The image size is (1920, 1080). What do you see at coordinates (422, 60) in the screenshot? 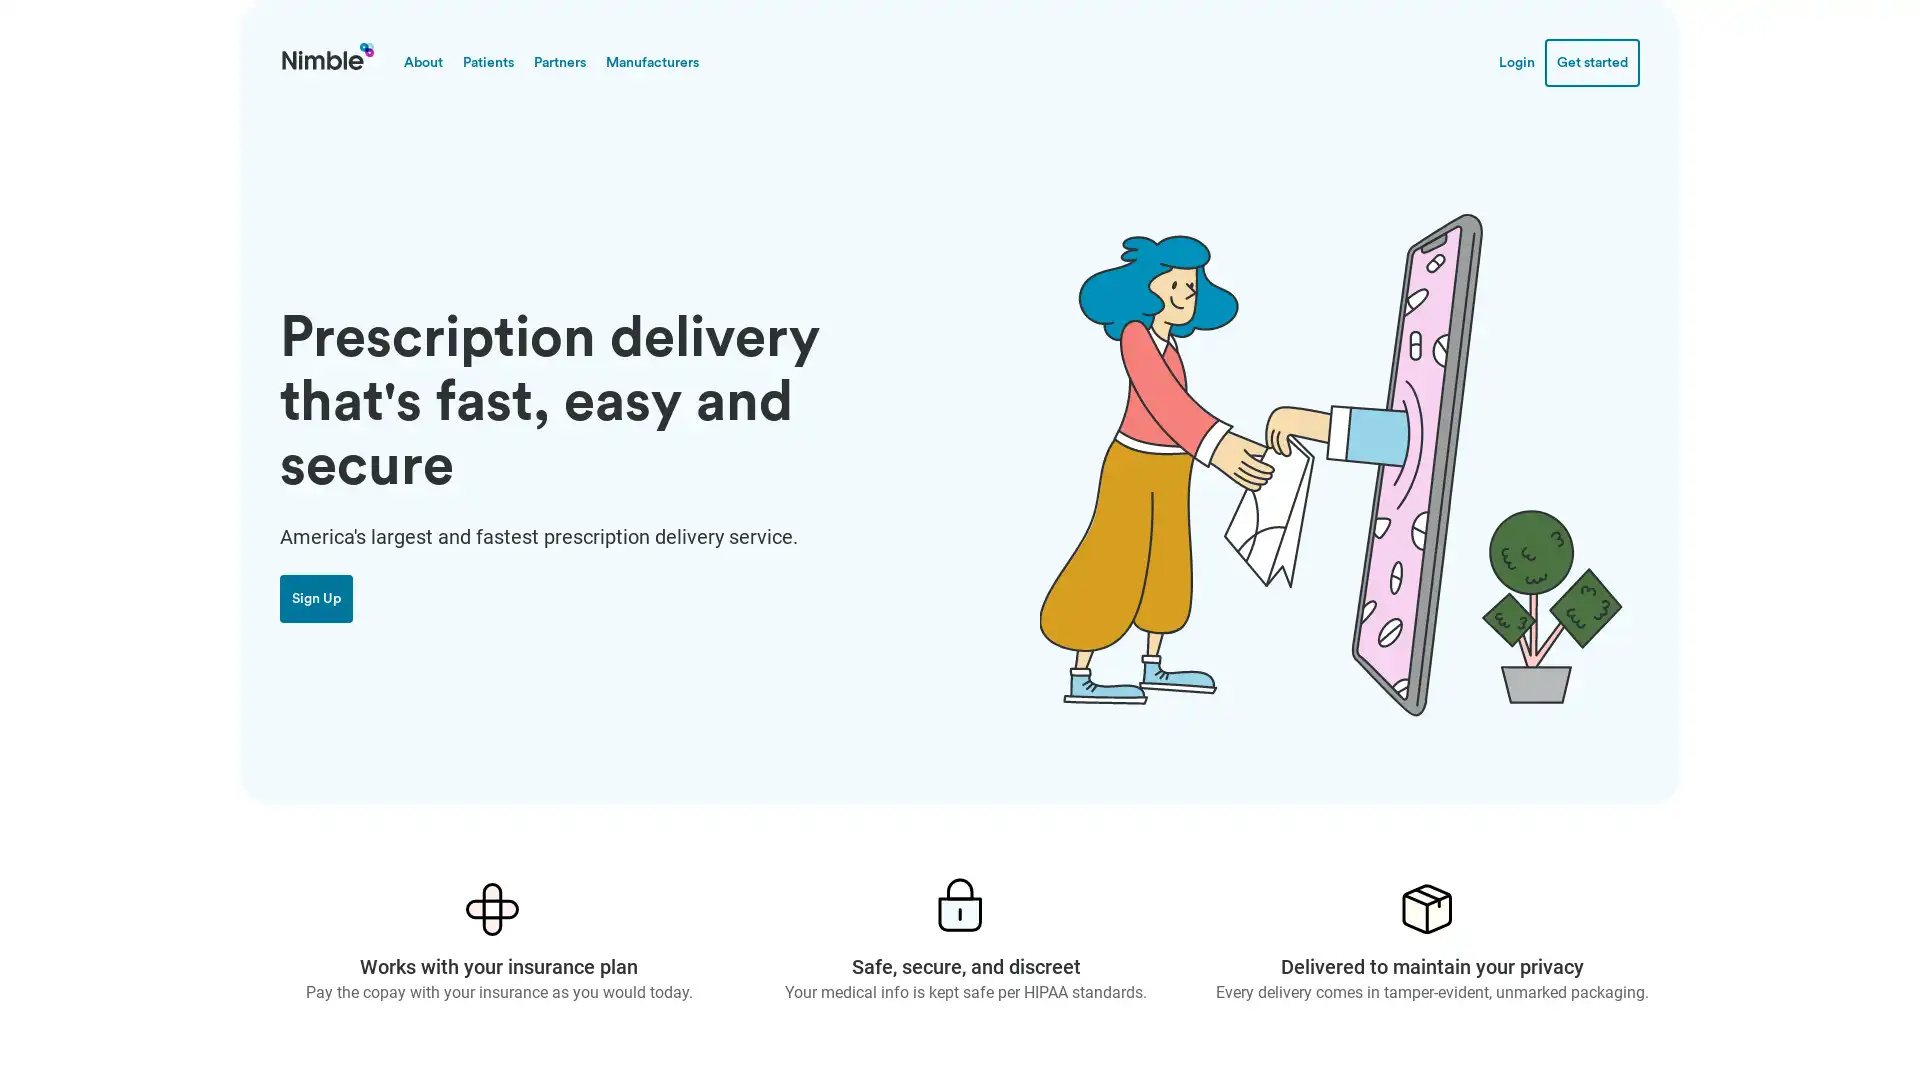
I see `About` at bounding box center [422, 60].